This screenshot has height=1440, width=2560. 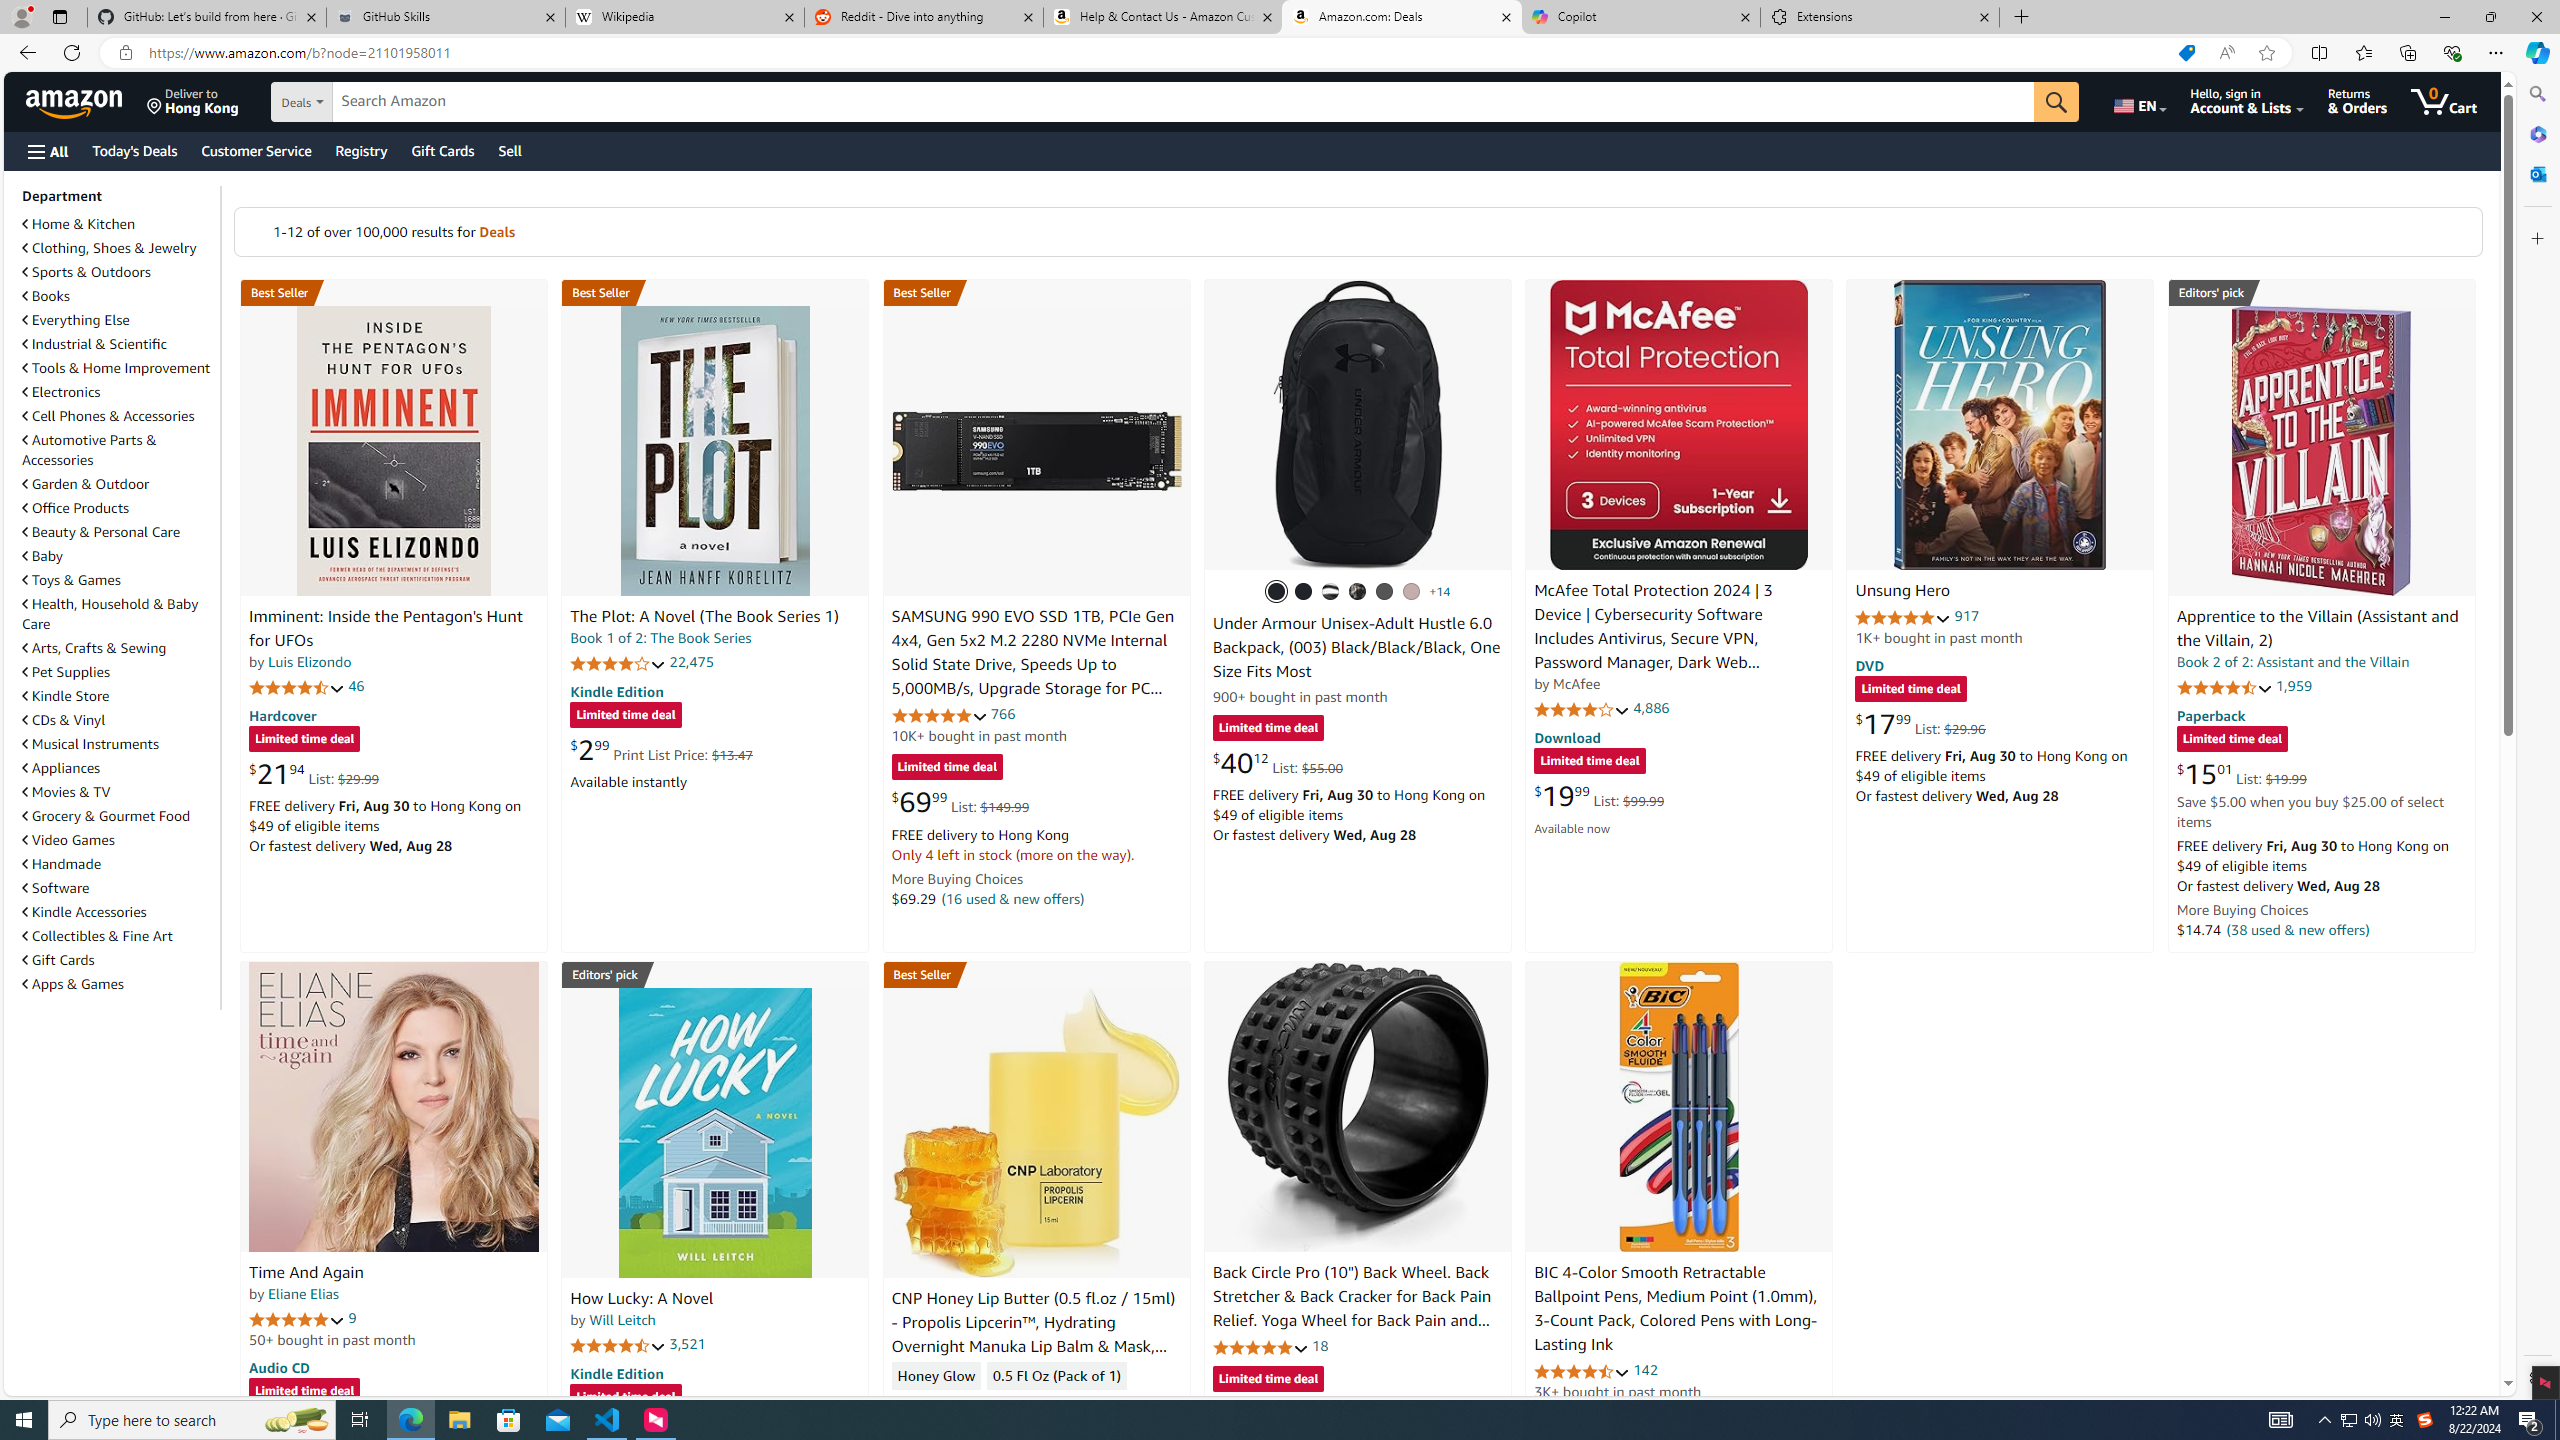 I want to click on 'Sell', so click(x=509, y=150).